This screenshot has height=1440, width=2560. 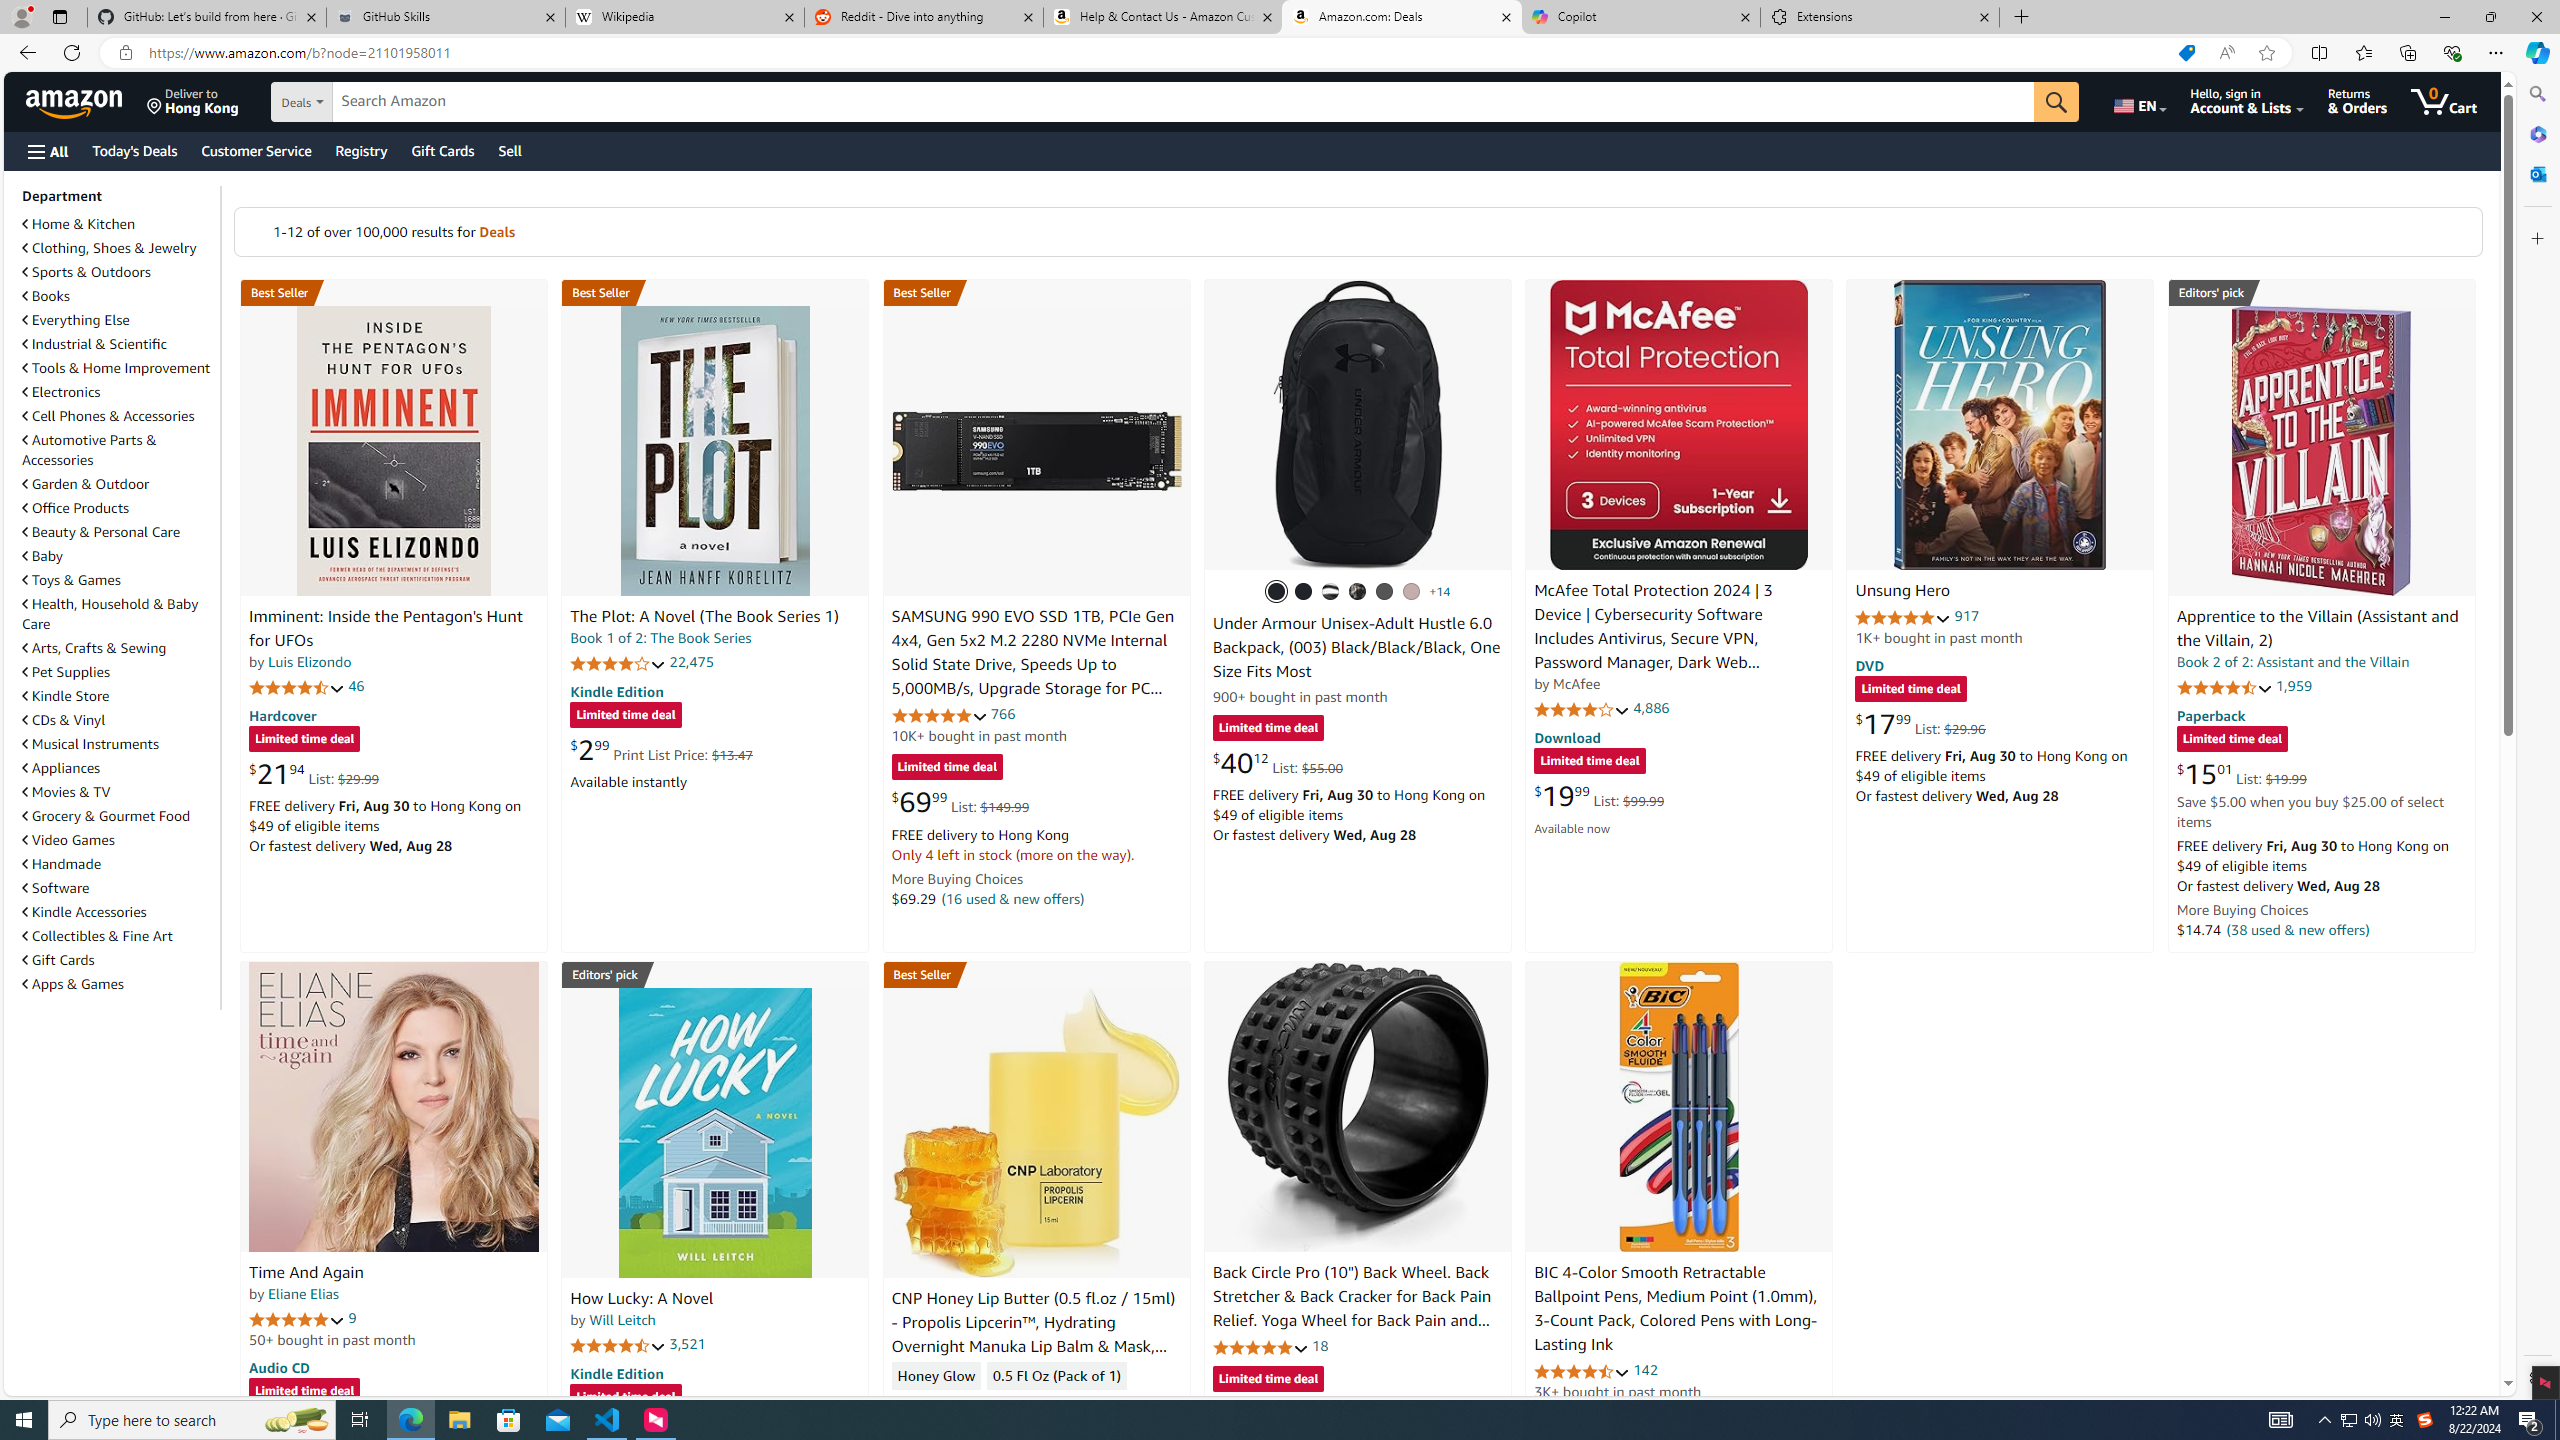 I want to click on 'Sell', so click(x=509, y=150).